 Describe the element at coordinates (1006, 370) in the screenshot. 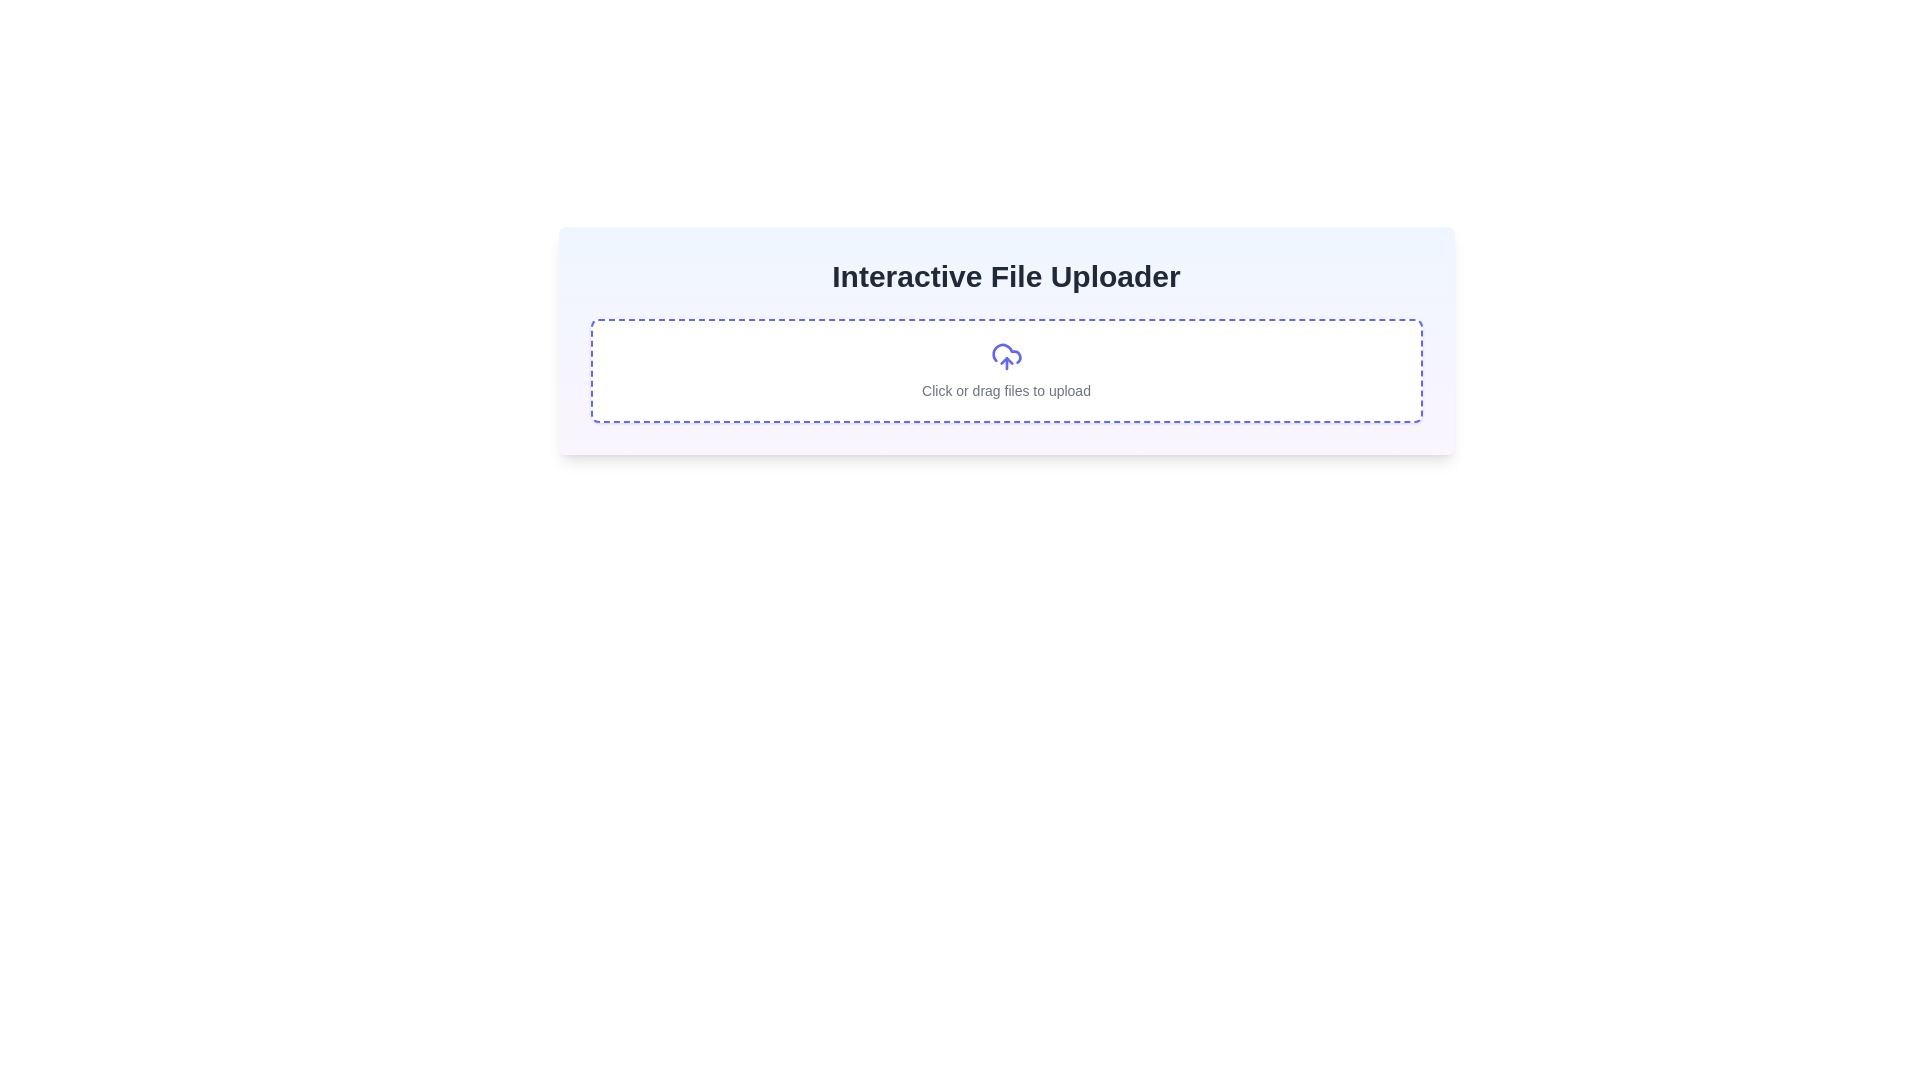

I see `the clickable file upload area located beneath the 'Interactive File Uploader' heading` at that location.